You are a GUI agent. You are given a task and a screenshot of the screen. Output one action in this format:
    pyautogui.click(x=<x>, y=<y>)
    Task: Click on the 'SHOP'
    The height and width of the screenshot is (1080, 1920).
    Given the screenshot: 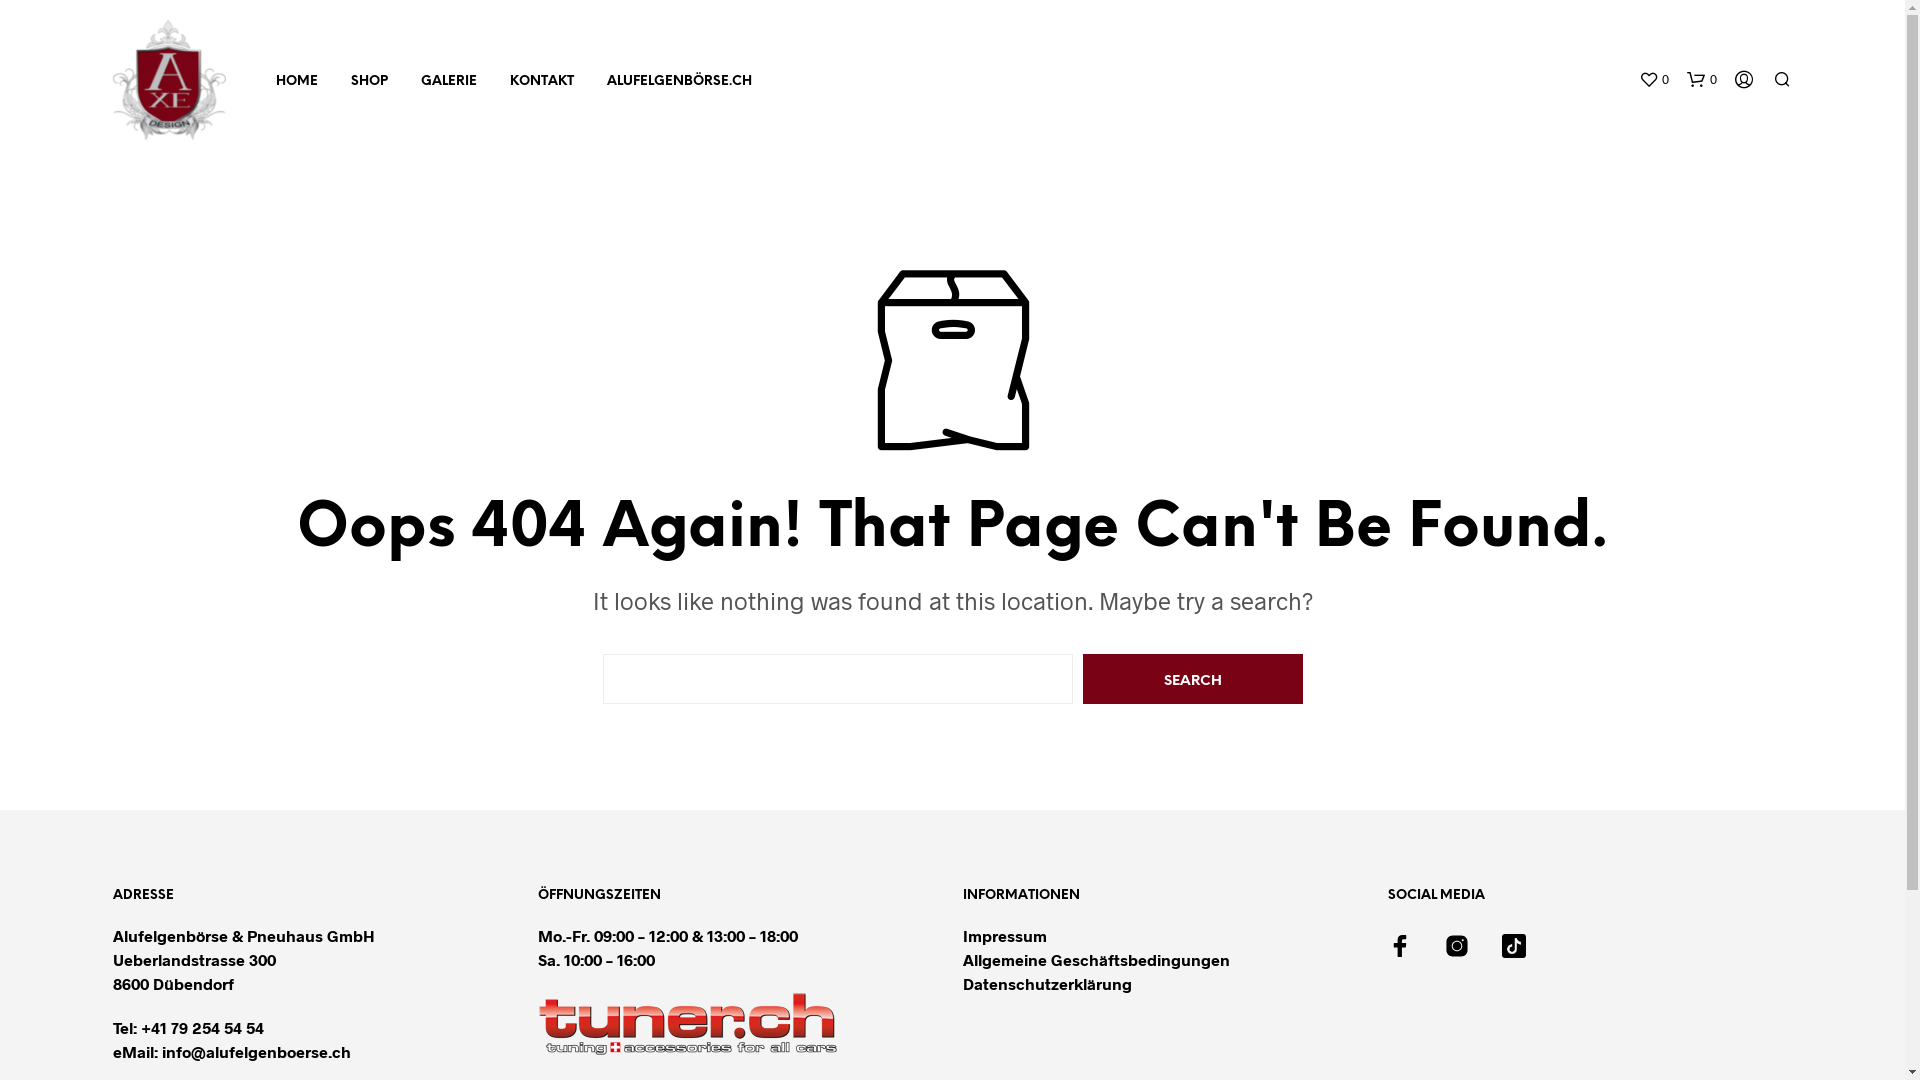 What is the action you would take?
    pyautogui.click(x=369, y=80)
    